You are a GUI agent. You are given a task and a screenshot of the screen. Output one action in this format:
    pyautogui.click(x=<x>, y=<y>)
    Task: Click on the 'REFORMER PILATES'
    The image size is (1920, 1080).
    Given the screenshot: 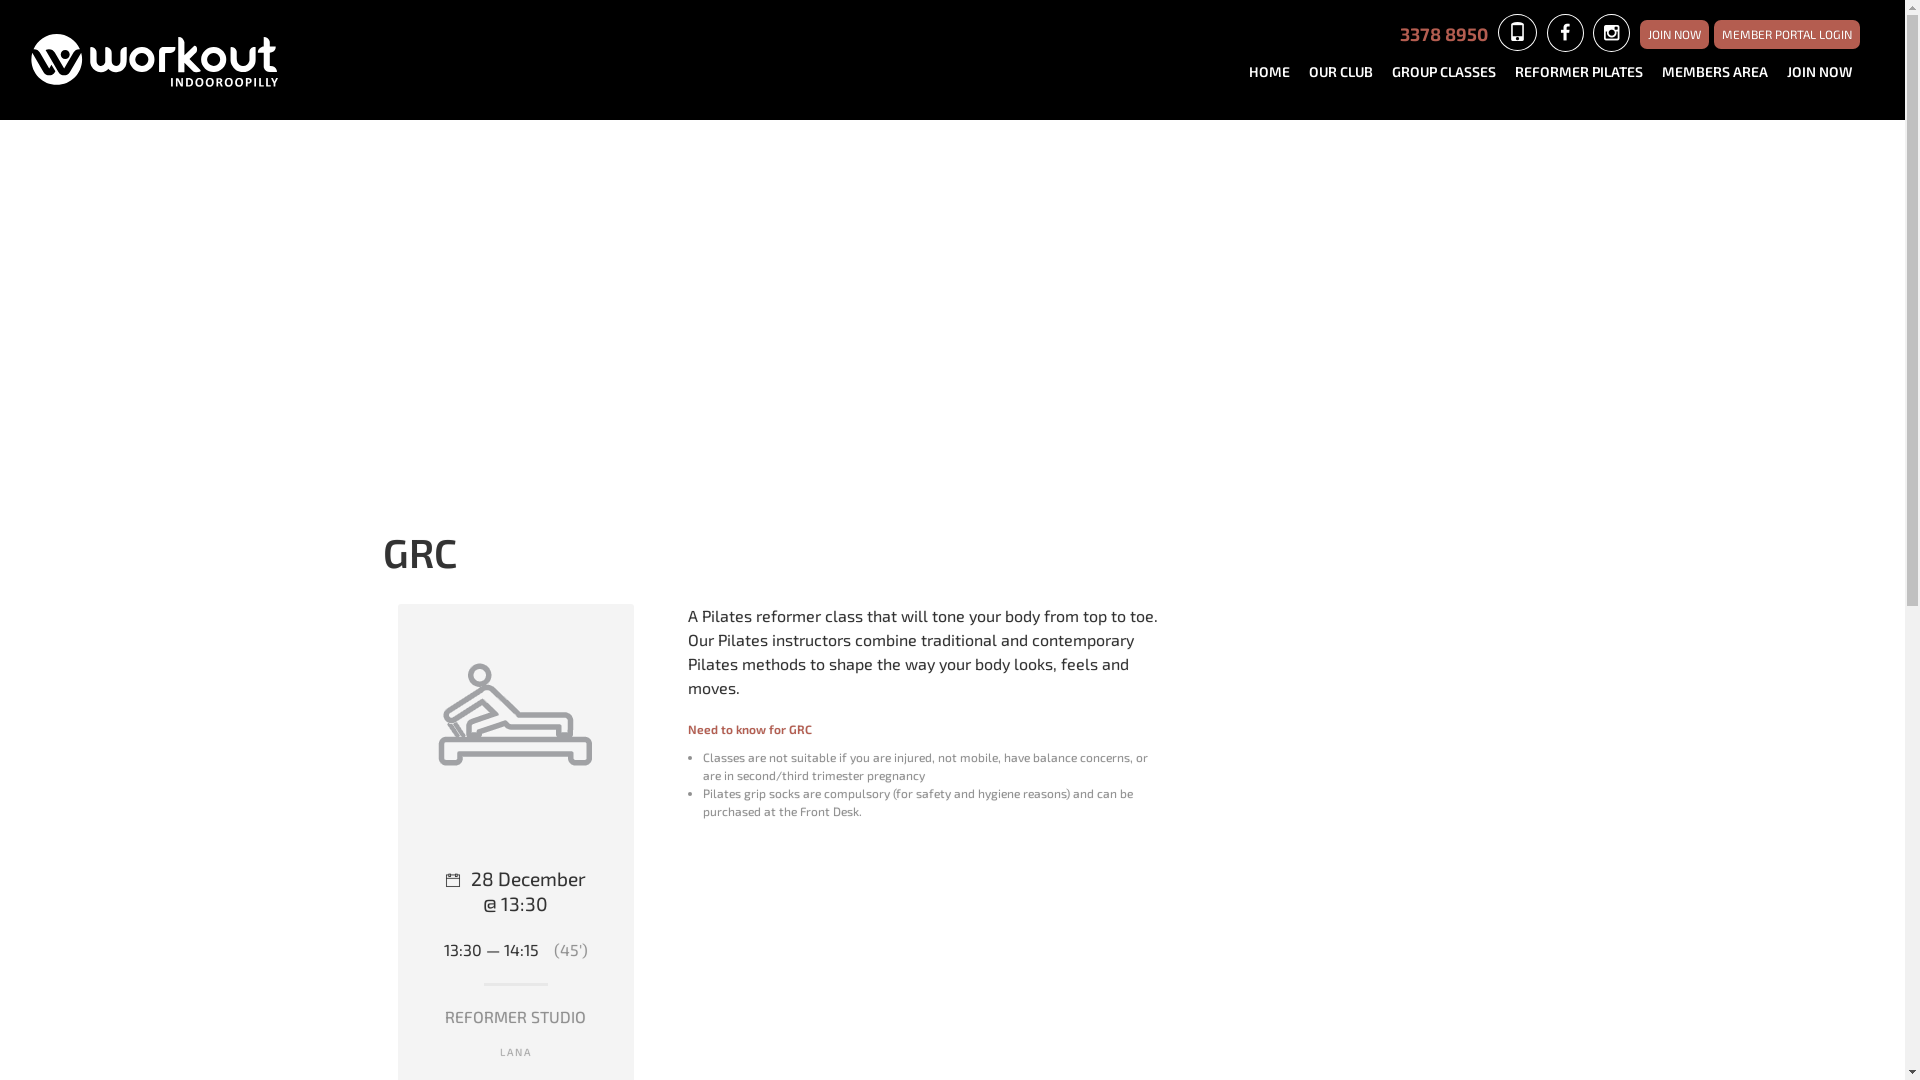 What is the action you would take?
    pyautogui.click(x=1585, y=71)
    